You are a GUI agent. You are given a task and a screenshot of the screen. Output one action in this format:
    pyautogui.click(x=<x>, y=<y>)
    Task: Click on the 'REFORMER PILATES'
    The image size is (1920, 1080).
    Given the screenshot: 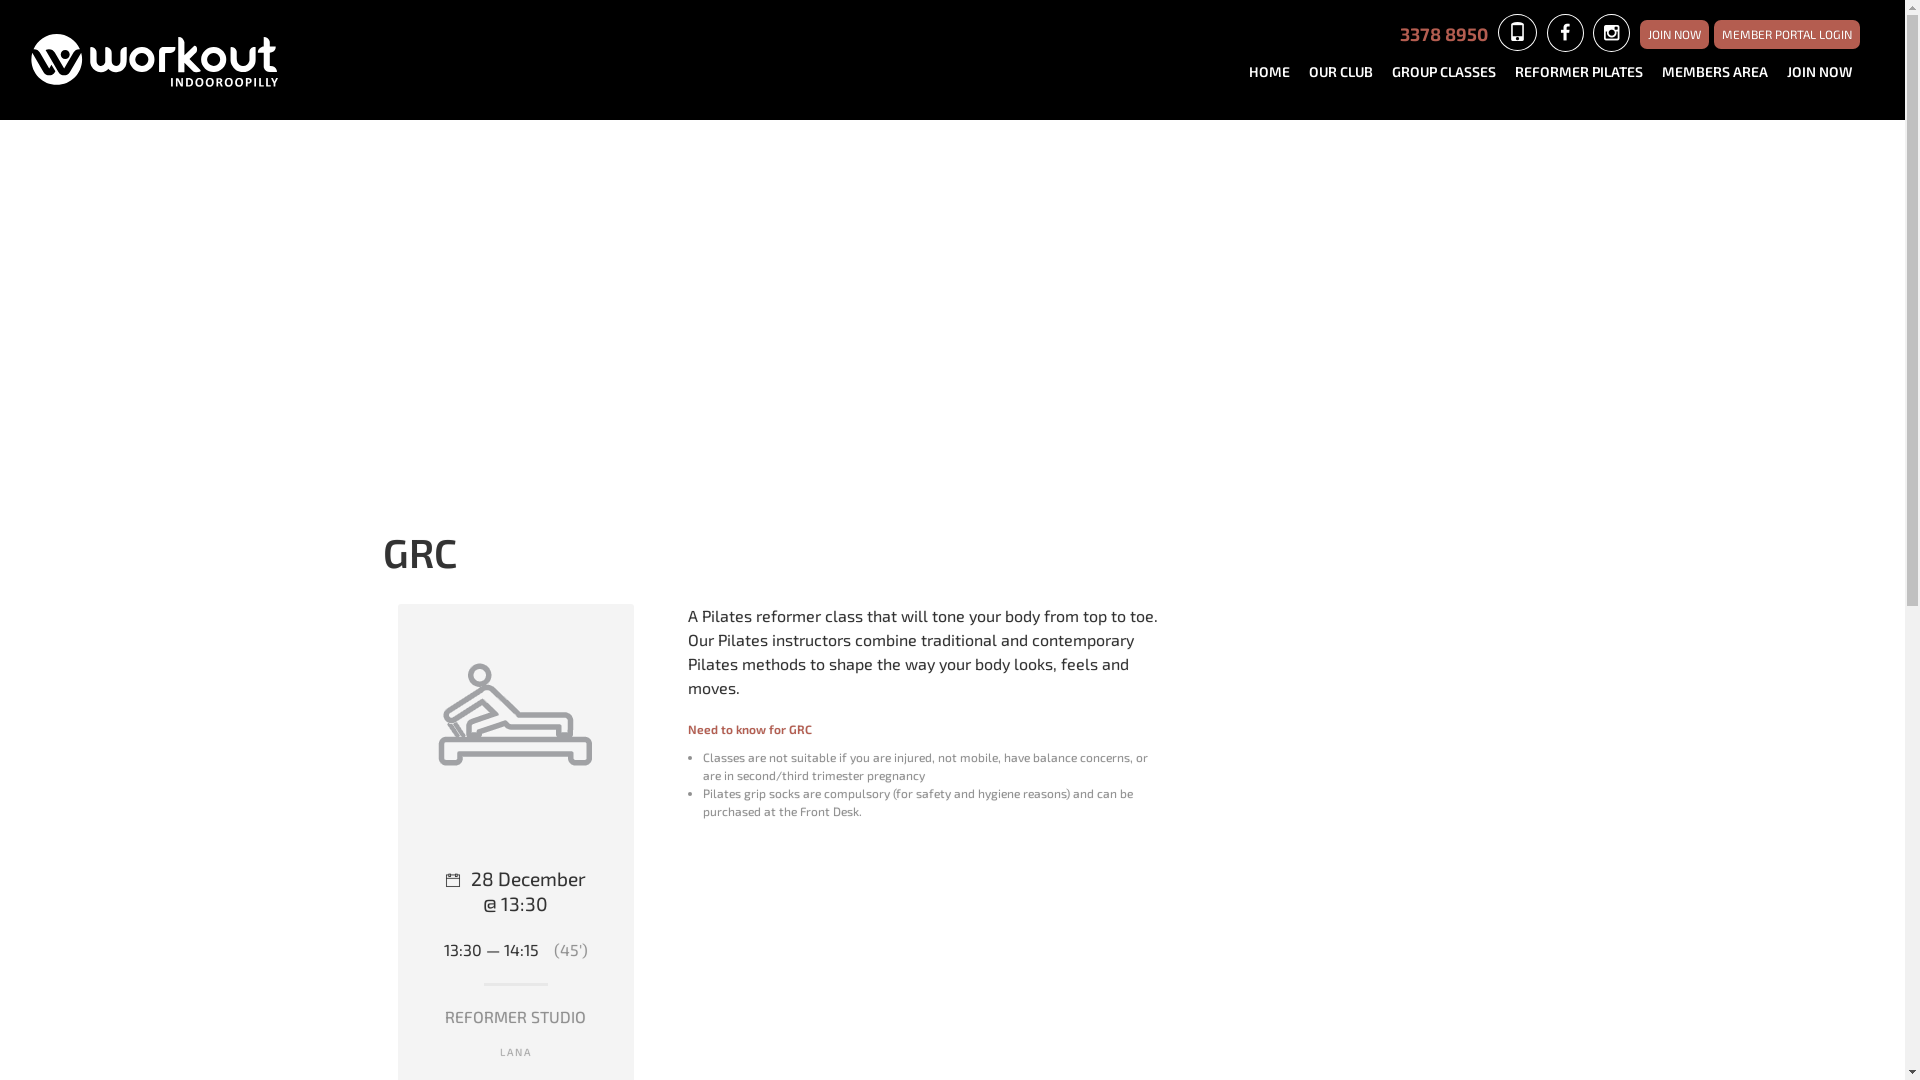 What is the action you would take?
    pyautogui.click(x=1585, y=71)
    